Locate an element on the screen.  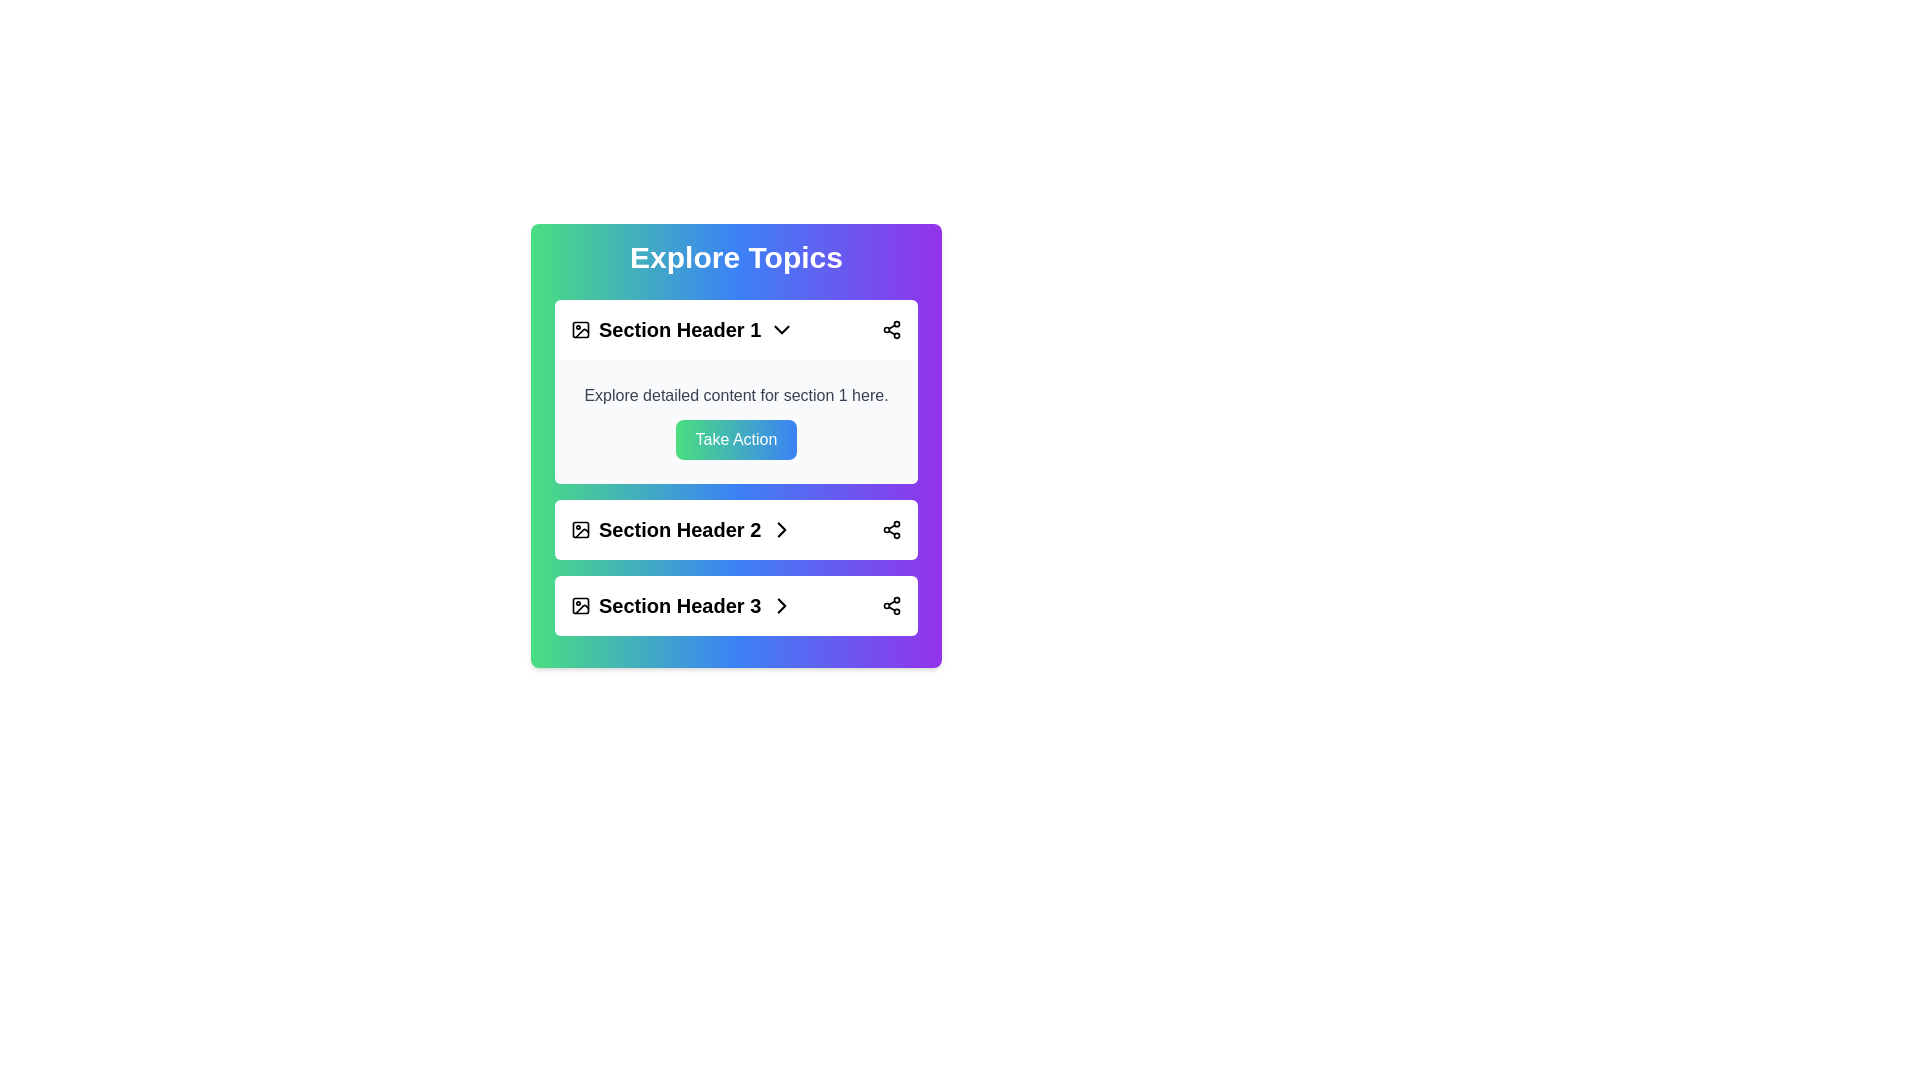
the right-facing chevron icon located to the right of 'Section Header 2' in the 'Explore Topics' box is located at coordinates (781, 528).